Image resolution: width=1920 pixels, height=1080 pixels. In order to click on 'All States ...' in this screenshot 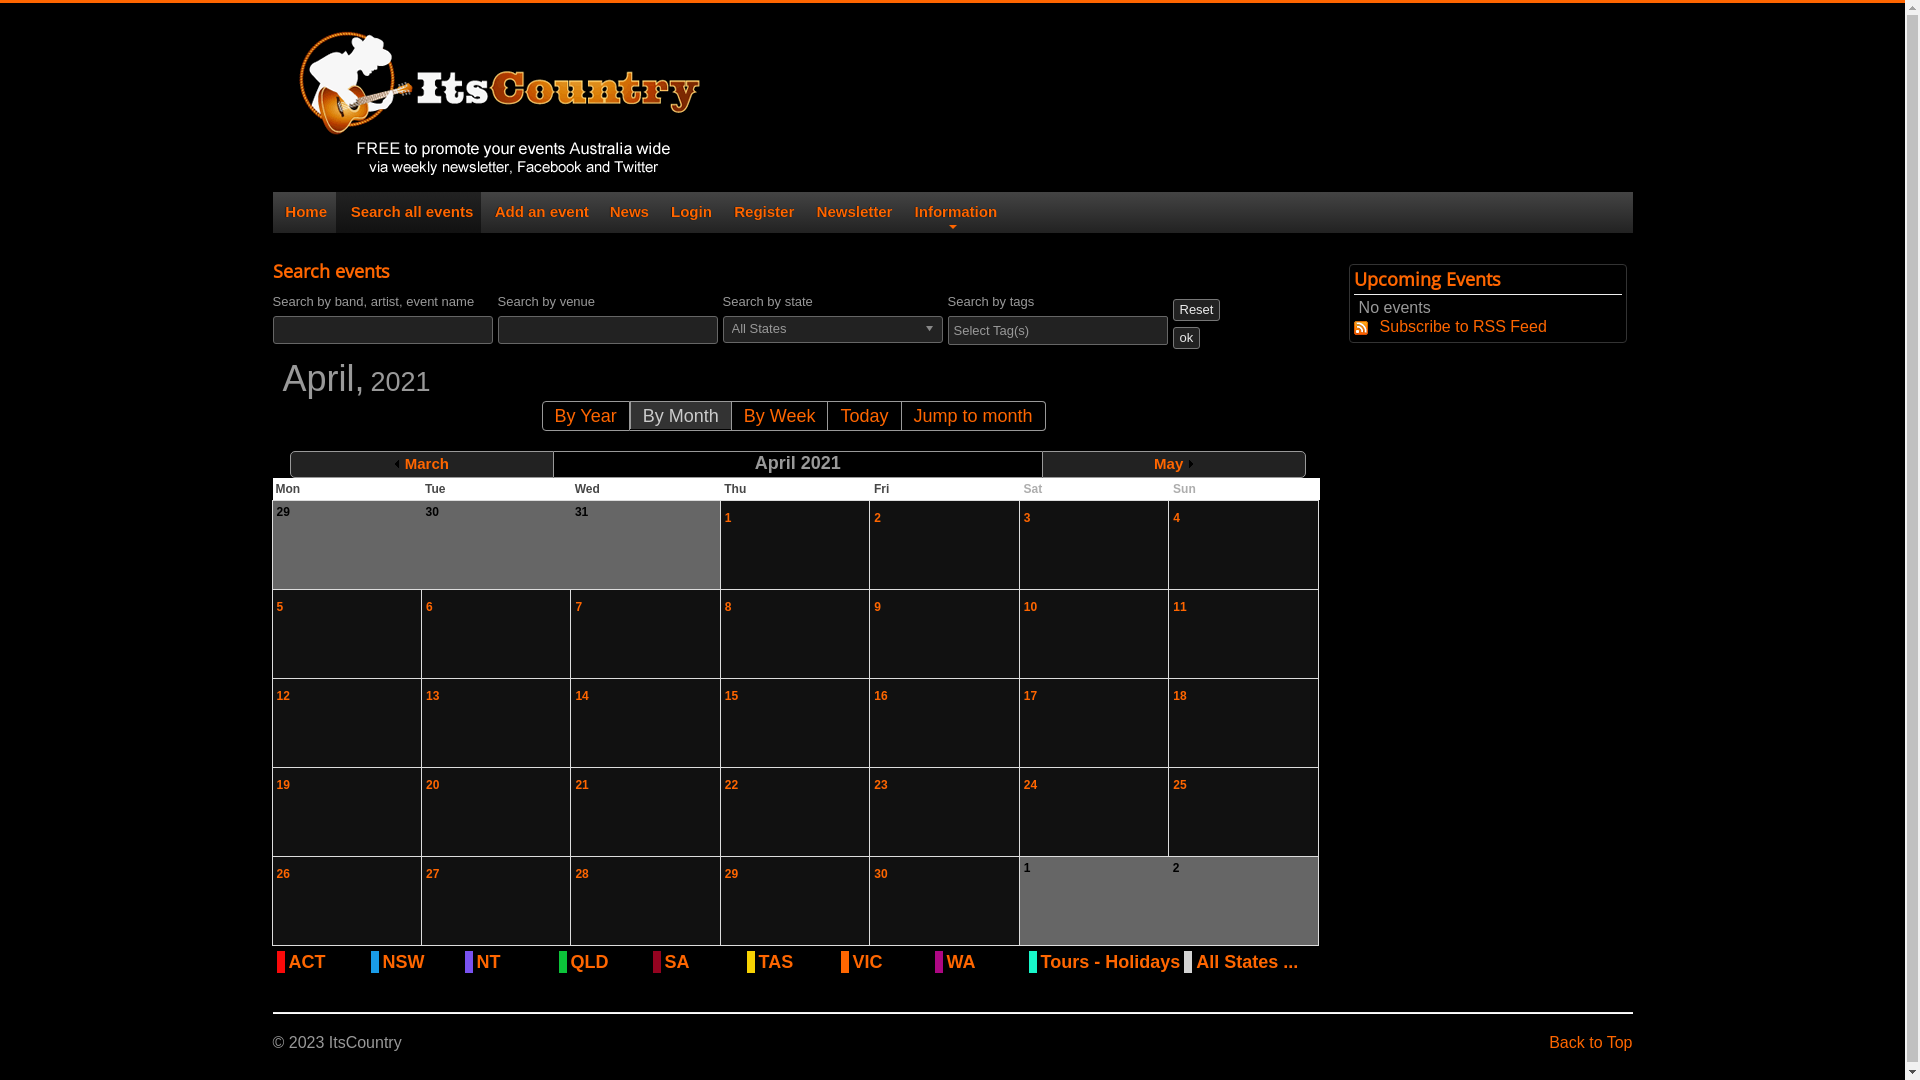, I will do `click(1246, 960)`.